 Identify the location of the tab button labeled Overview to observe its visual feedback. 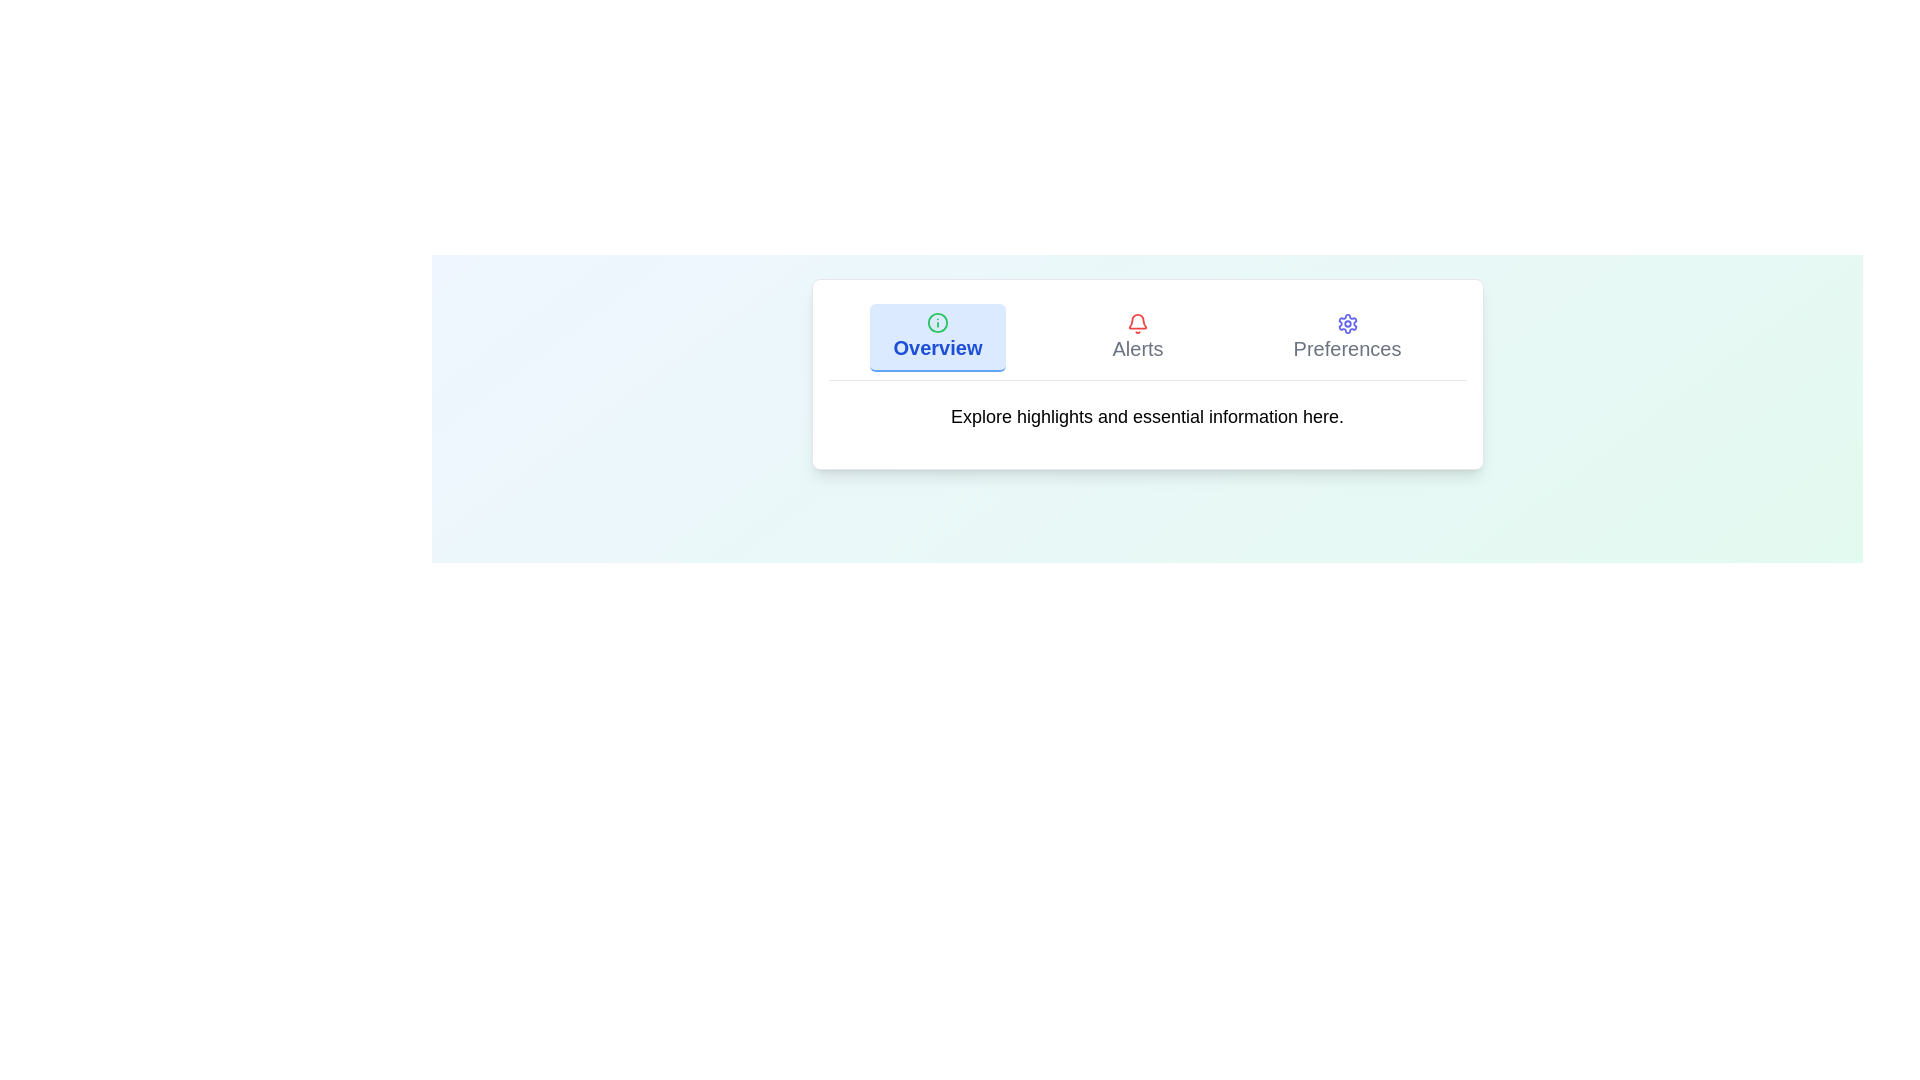
(936, 337).